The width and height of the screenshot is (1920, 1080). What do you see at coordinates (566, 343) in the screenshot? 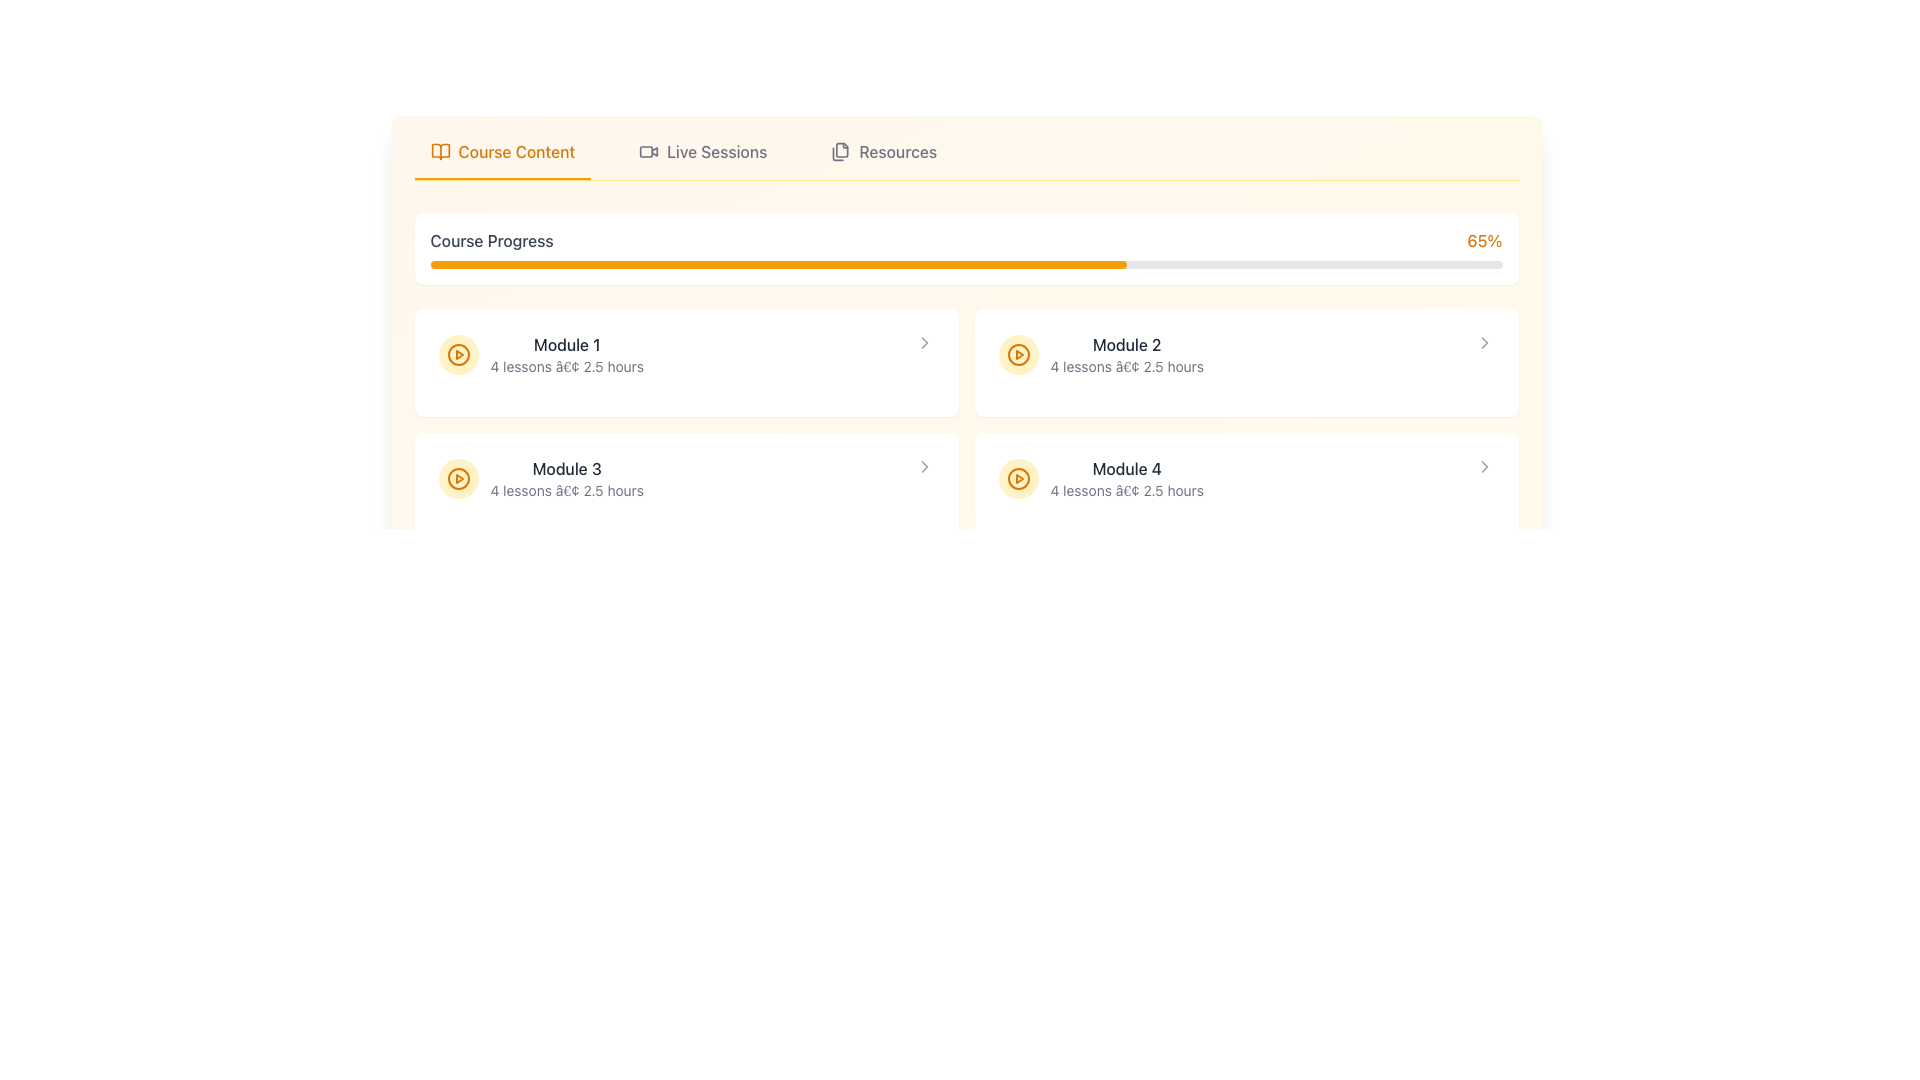
I see `'Module 1' text label, which is styled in a medium font weight and dark gray color, located at the center of the top-left module card in the grid of lesson modules` at bounding box center [566, 343].